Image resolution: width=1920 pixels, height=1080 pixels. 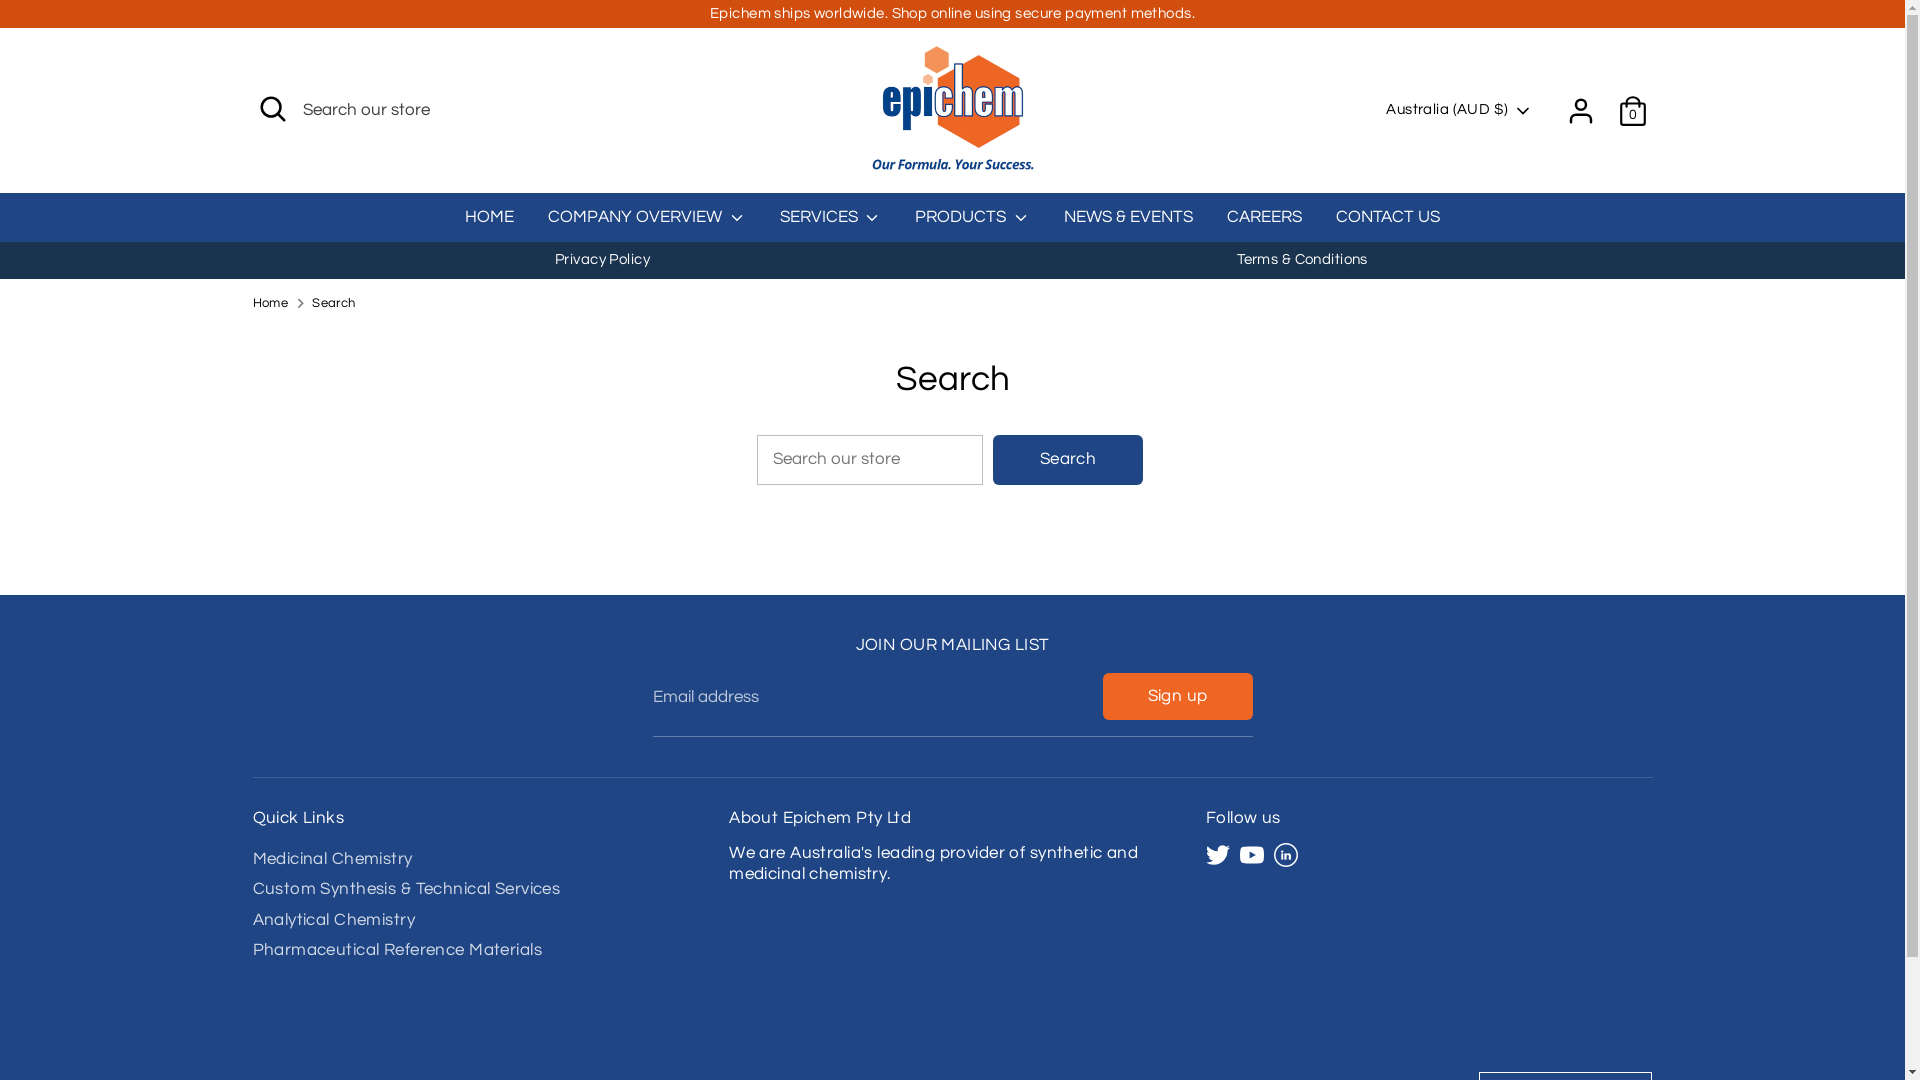 What do you see at coordinates (830, 223) in the screenshot?
I see `'SERVICES'` at bounding box center [830, 223].